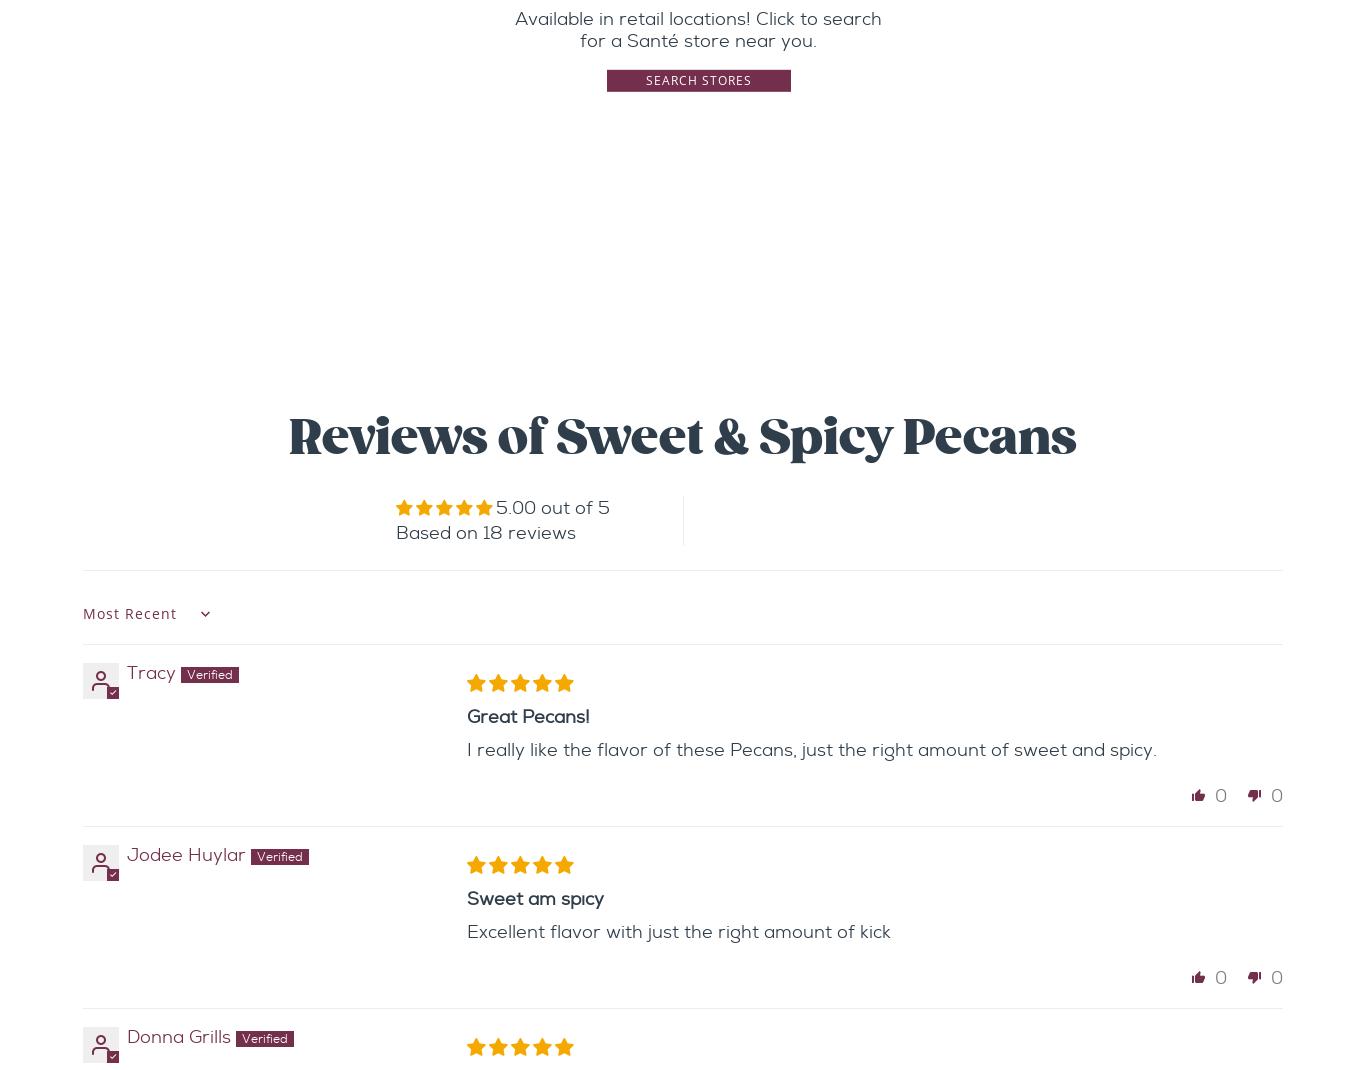 The width and height of the screenshot is (1366, 1070). I want to click on 'Search Stores', so click(698, 78).